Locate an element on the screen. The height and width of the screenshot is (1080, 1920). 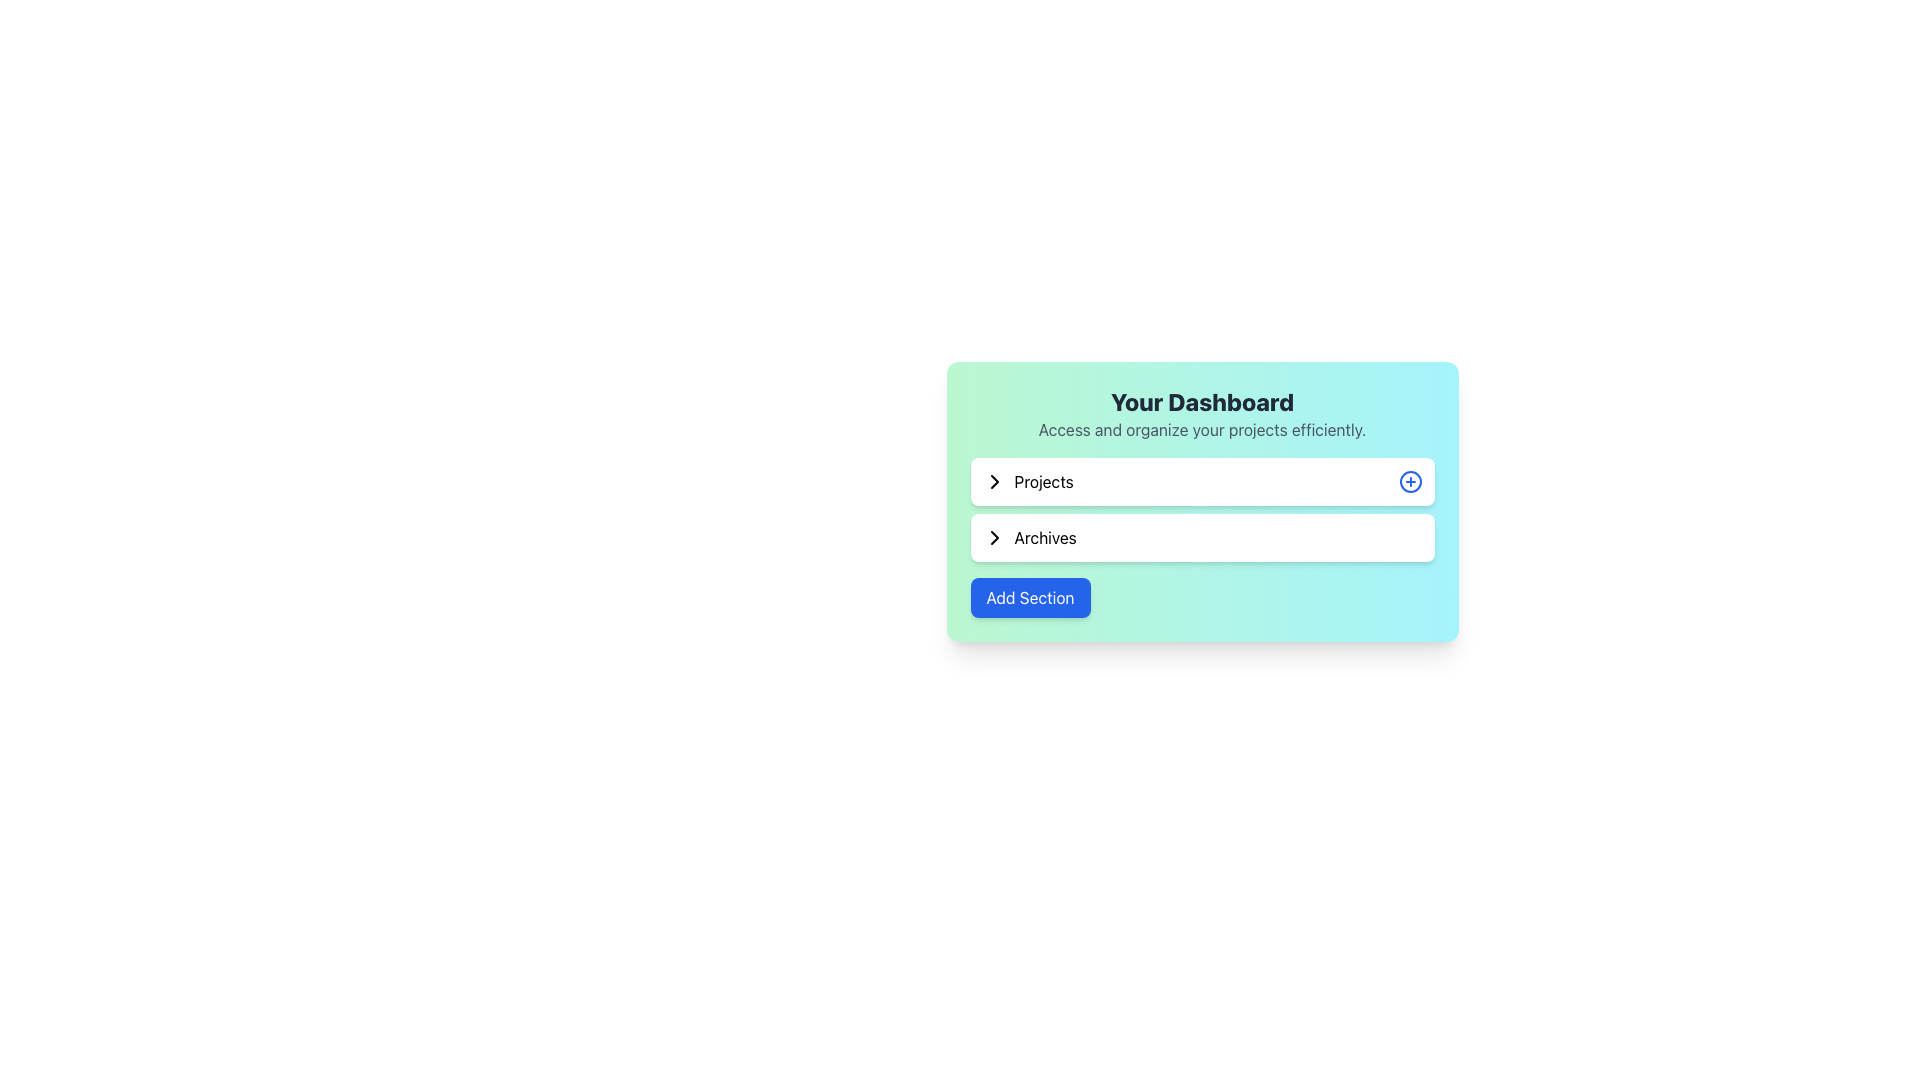
the Text Label located directly below the 'Your Dashboard' heading, which provides an overview of the dashboard's functionality is located at coordinates (1201, 428).